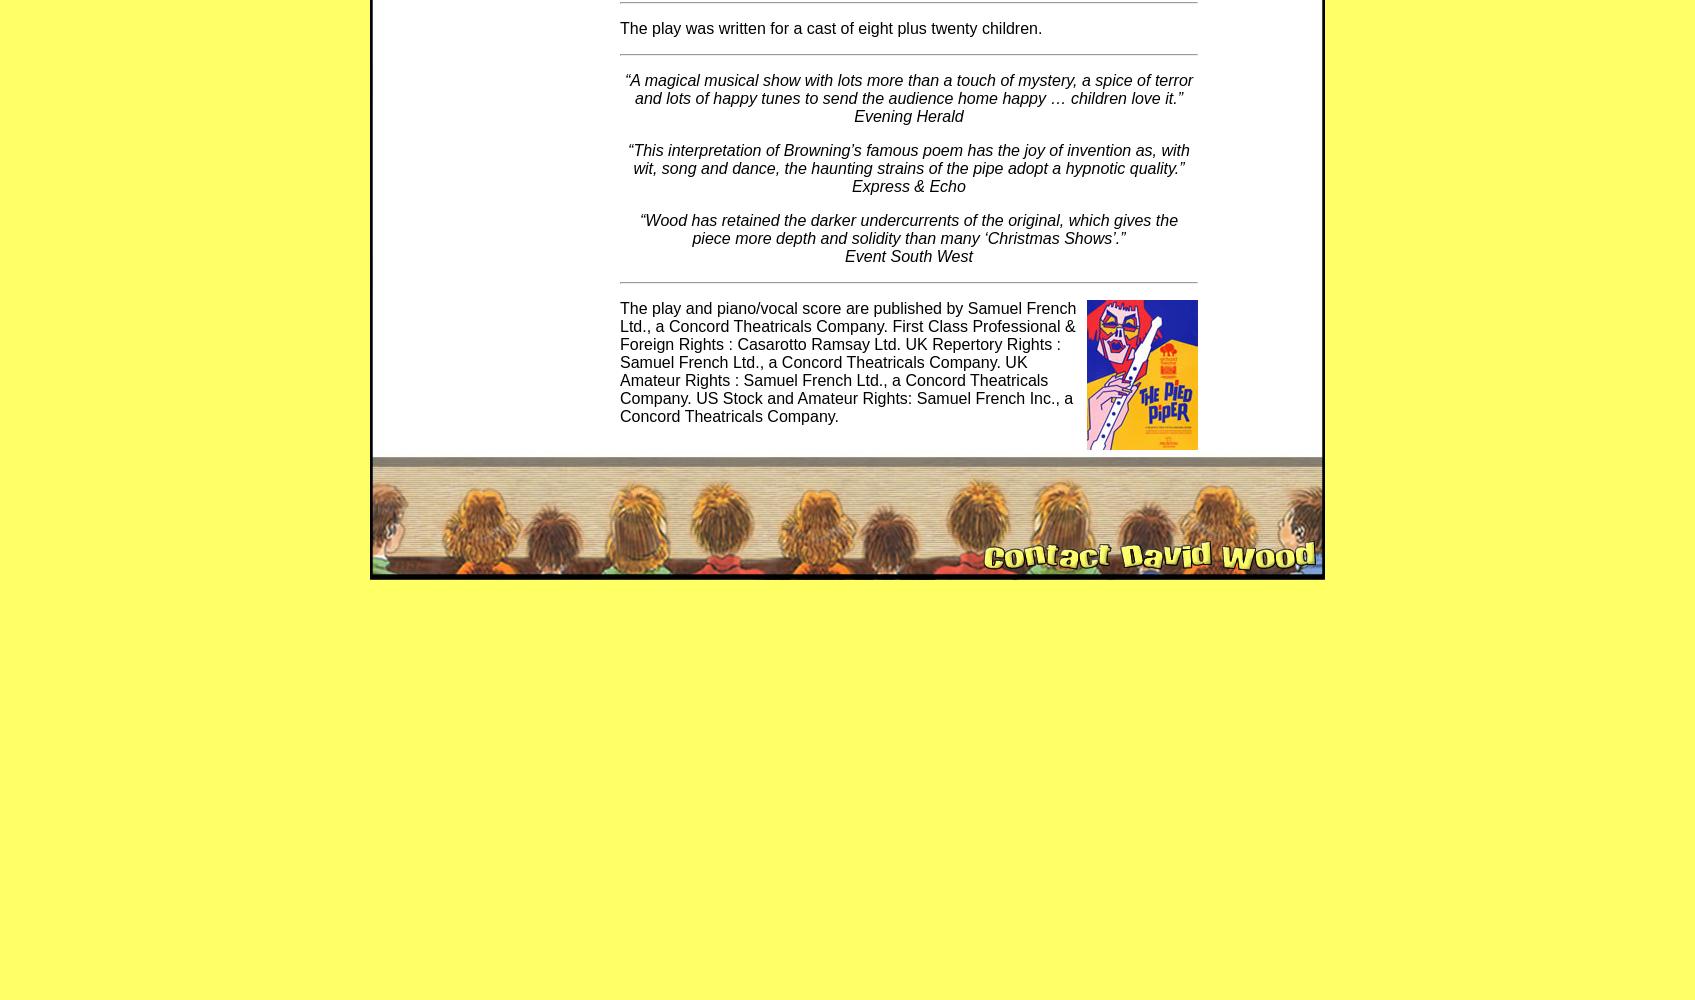 This screenshot has width=1695, height=1000. I want to click on 'Evening Herald', so click(907, 115).